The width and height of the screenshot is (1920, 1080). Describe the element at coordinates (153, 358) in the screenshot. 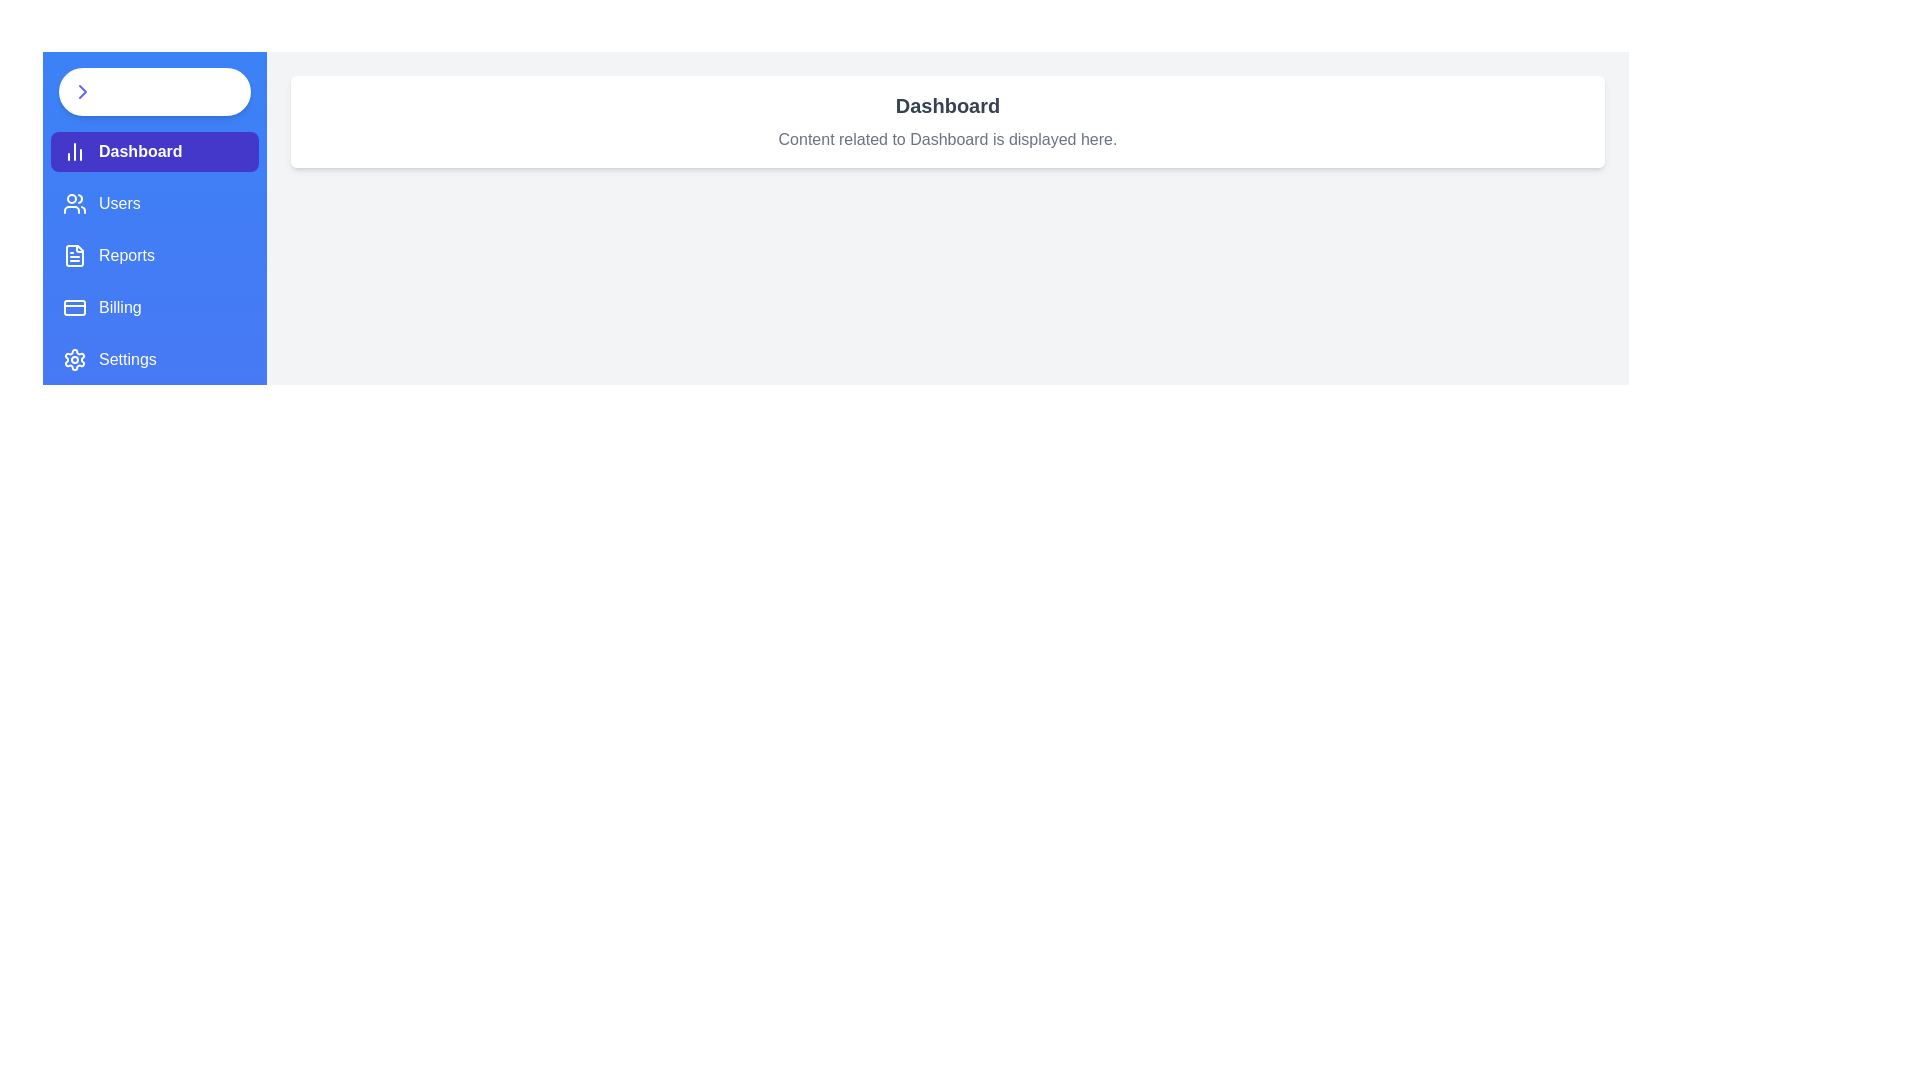

I see `the tab labeled Settings from the sidebar` at that location.